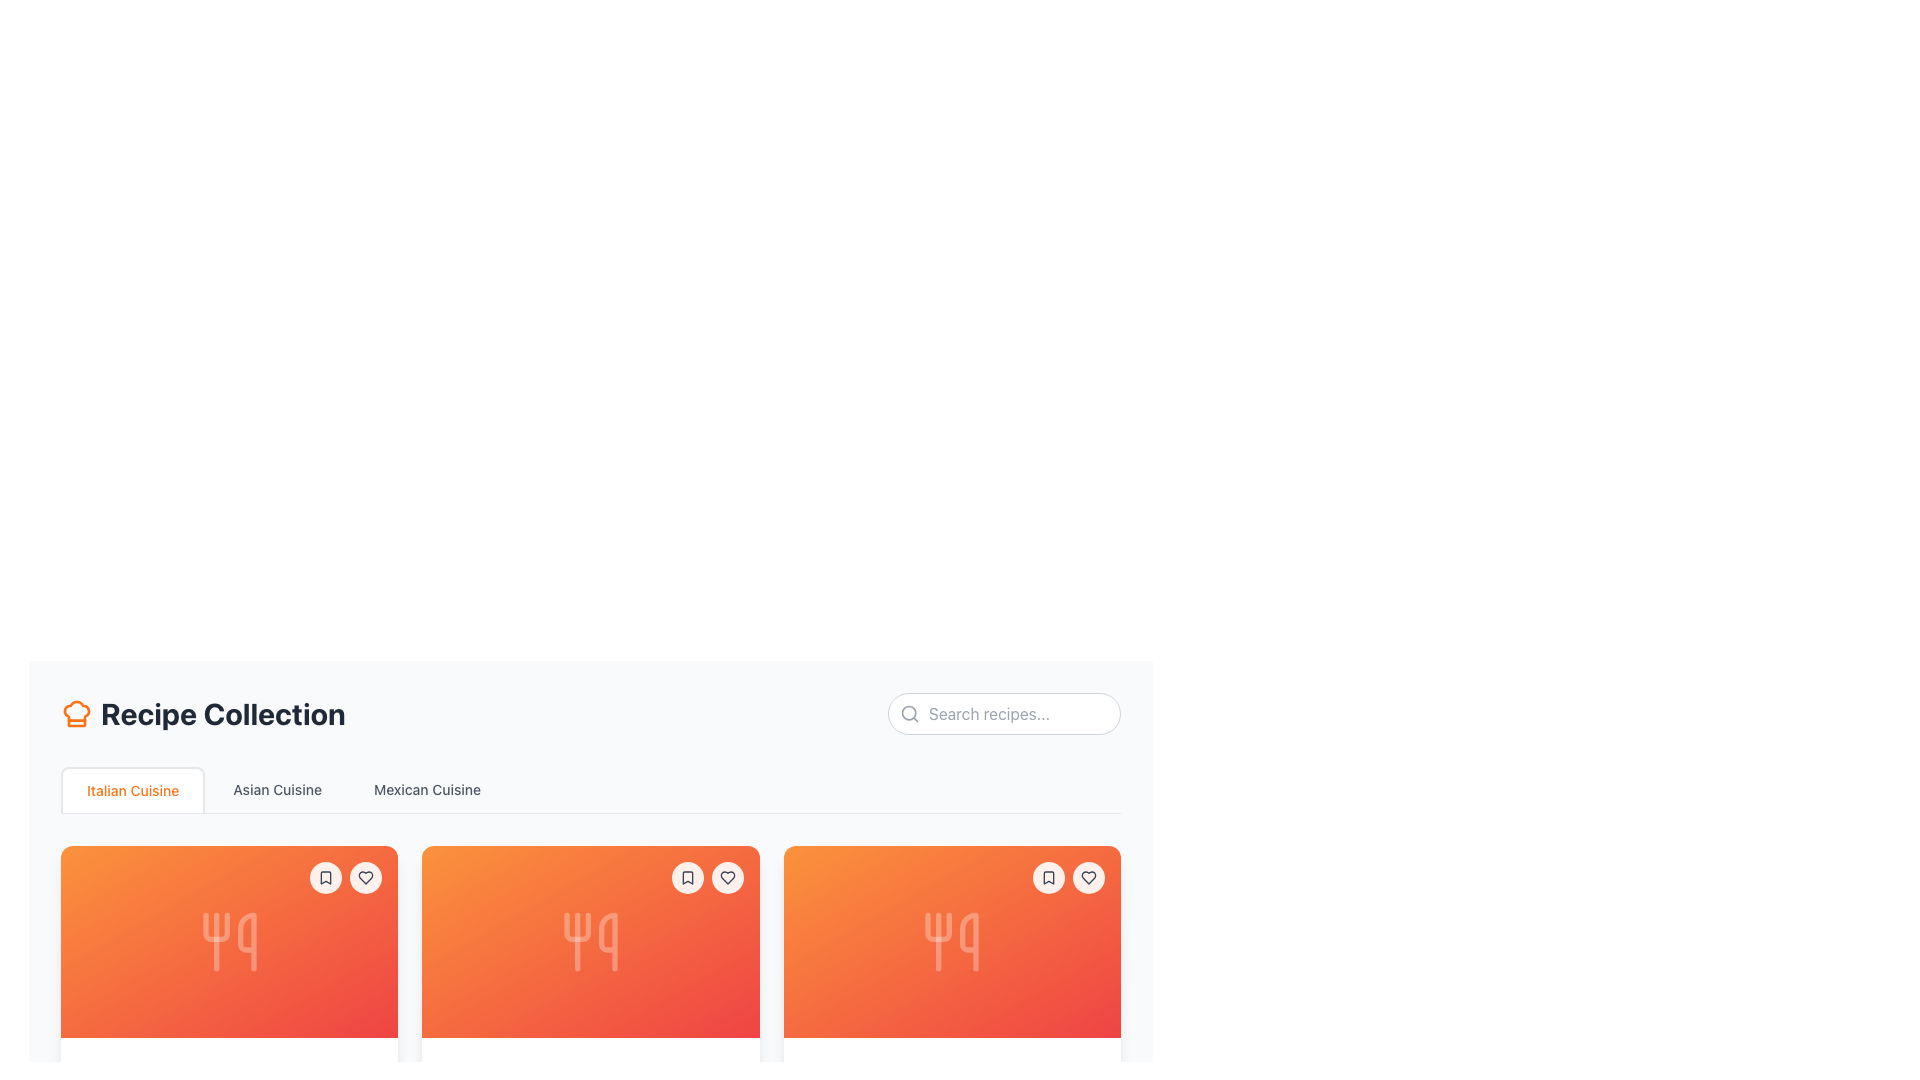 This screenshot has height=1080, width=1920. I want to click on the vector graphic component representing a chef's hat, located next to the 'Recipe Collection' text, so click(76, 712).